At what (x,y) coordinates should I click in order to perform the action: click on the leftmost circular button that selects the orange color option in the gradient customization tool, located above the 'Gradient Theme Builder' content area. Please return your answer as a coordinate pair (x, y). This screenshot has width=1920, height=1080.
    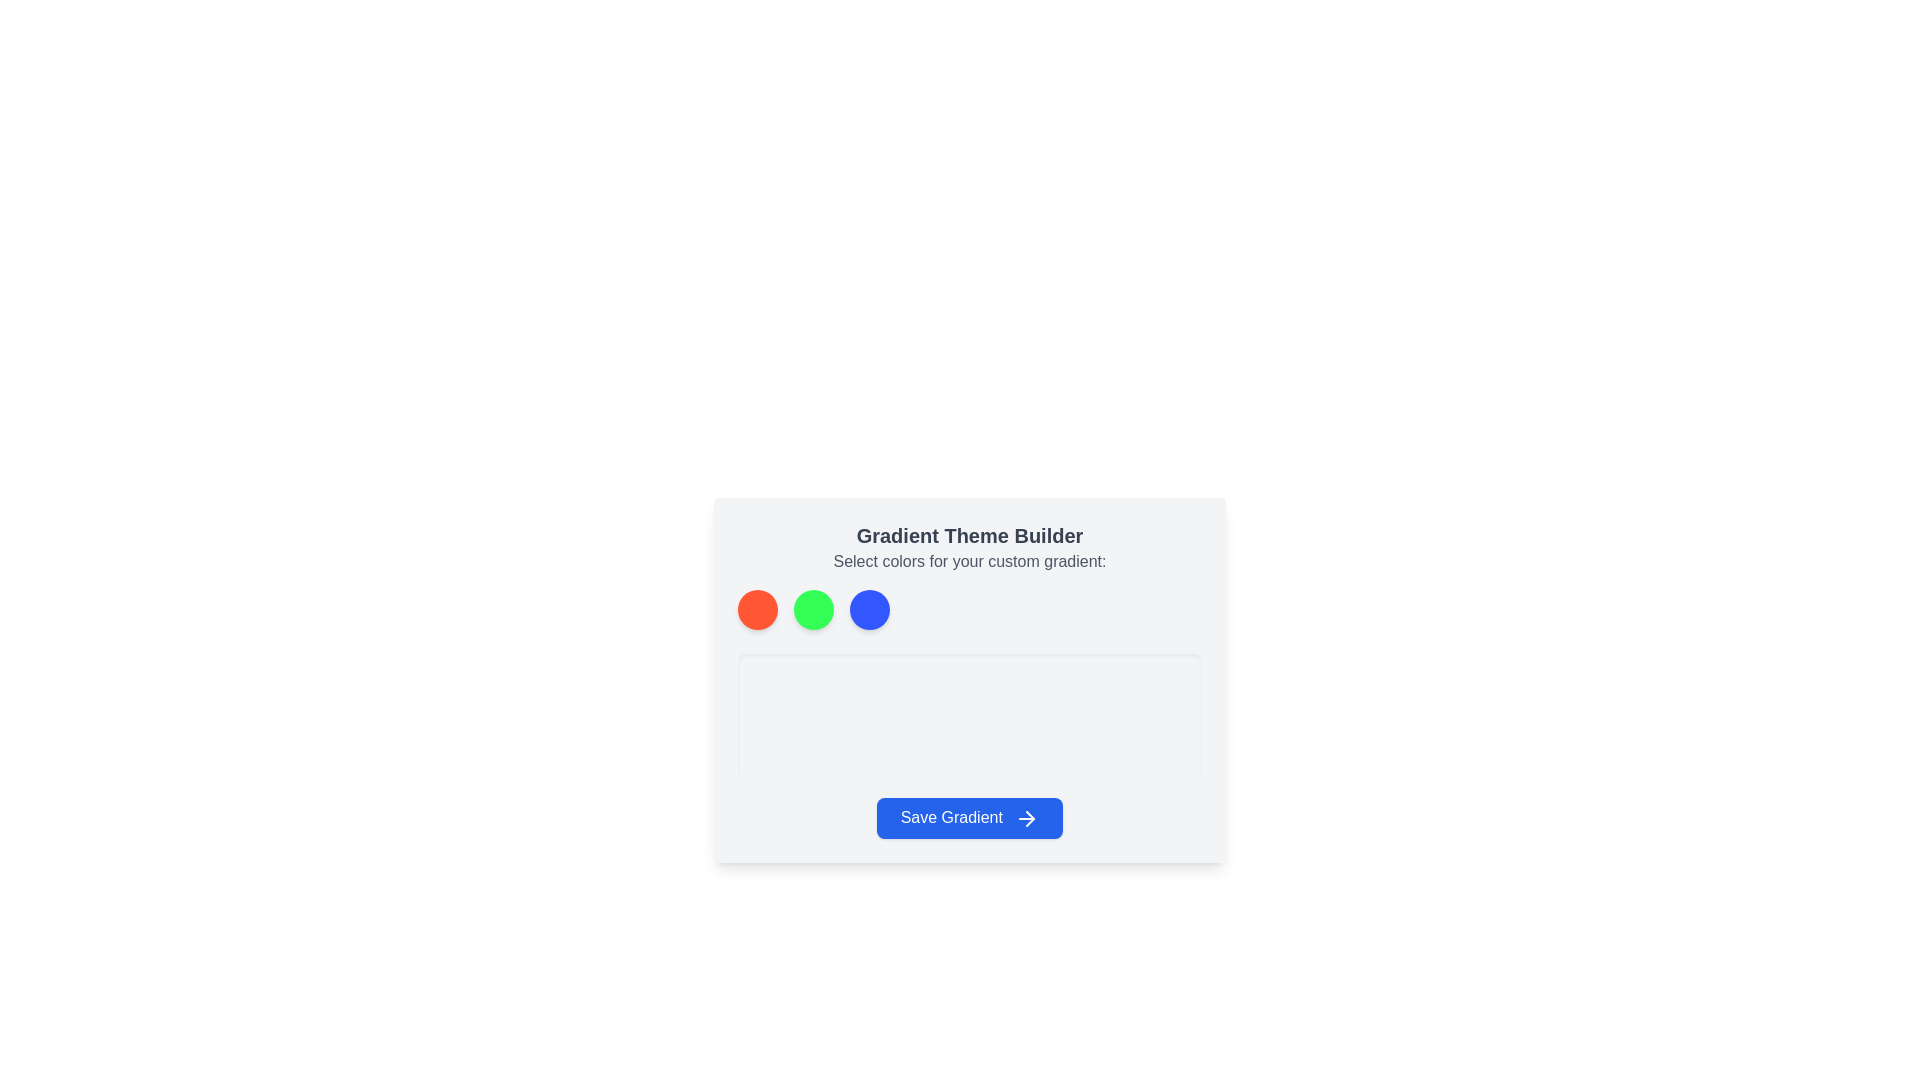
    Looking at the image, I should click on (757, 608).